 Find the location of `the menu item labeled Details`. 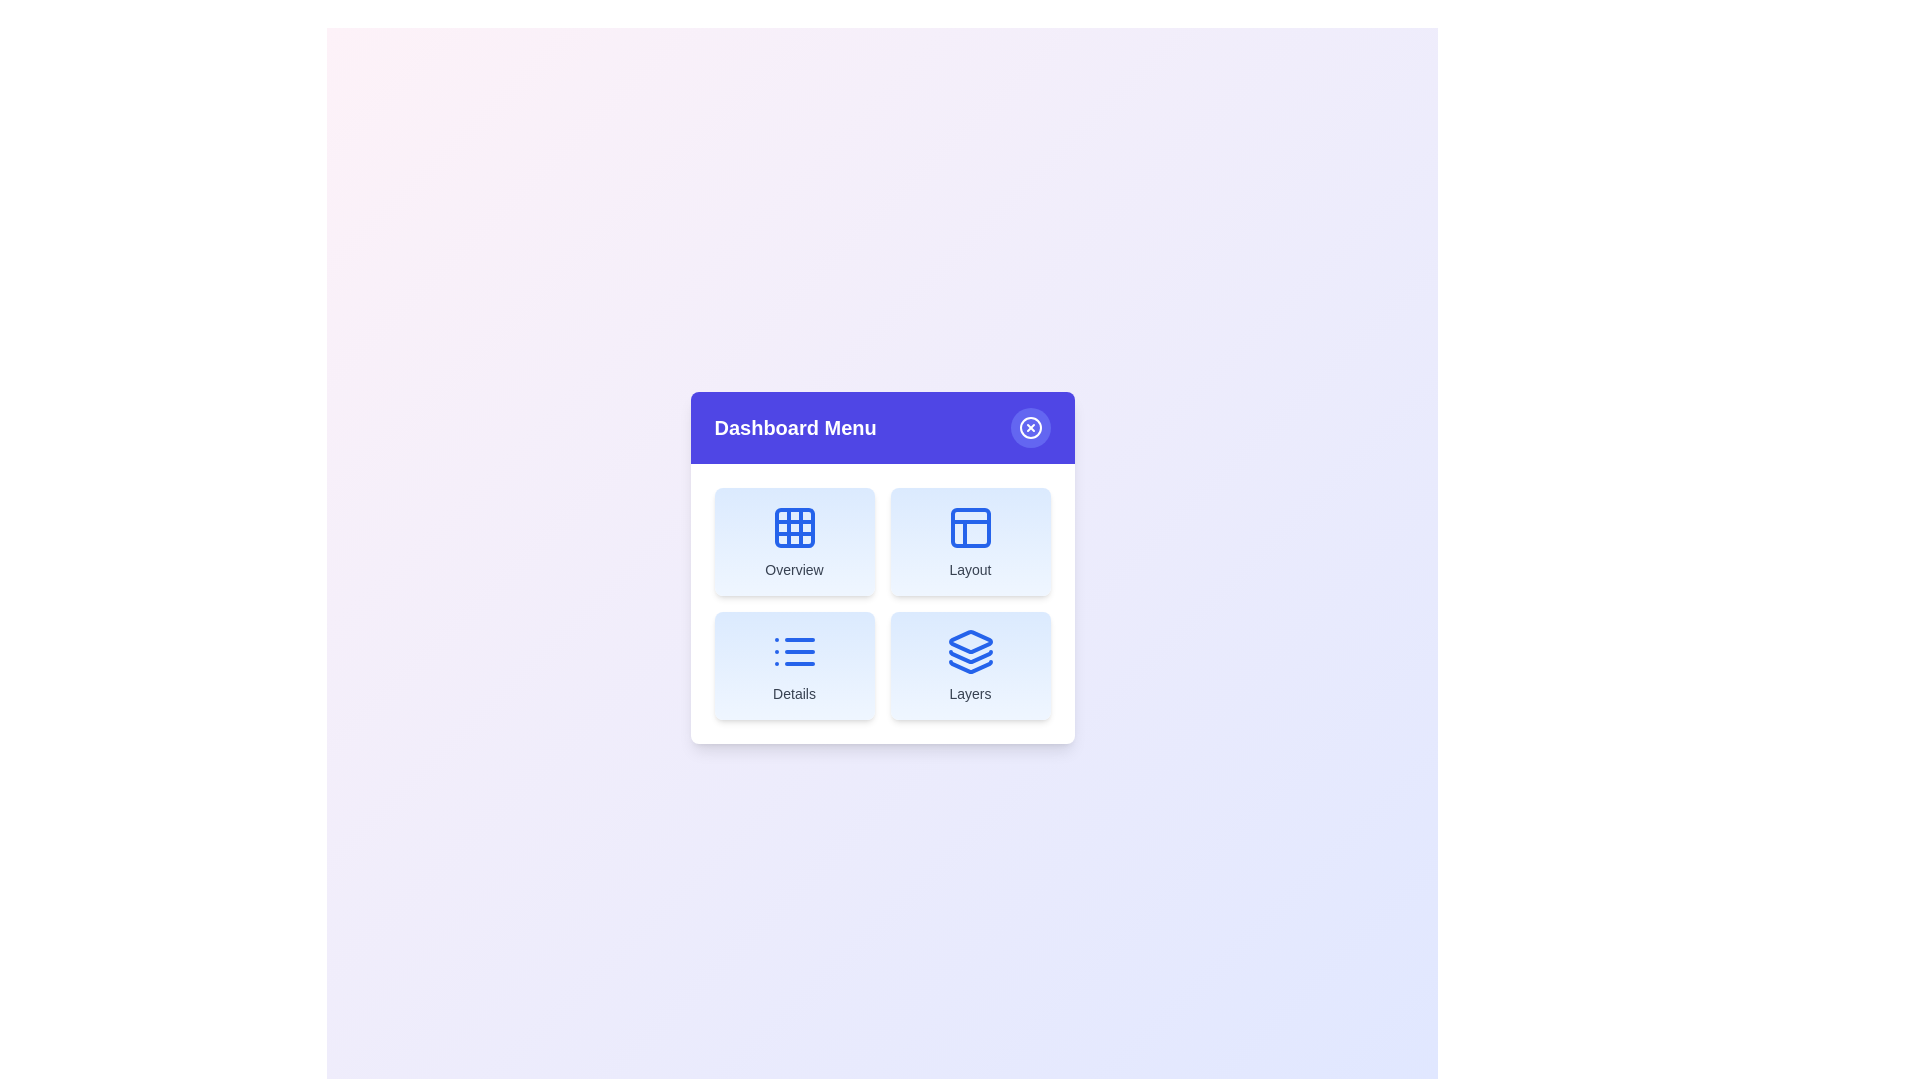

the menu item labeled Details is located at coordinates (793, 666).